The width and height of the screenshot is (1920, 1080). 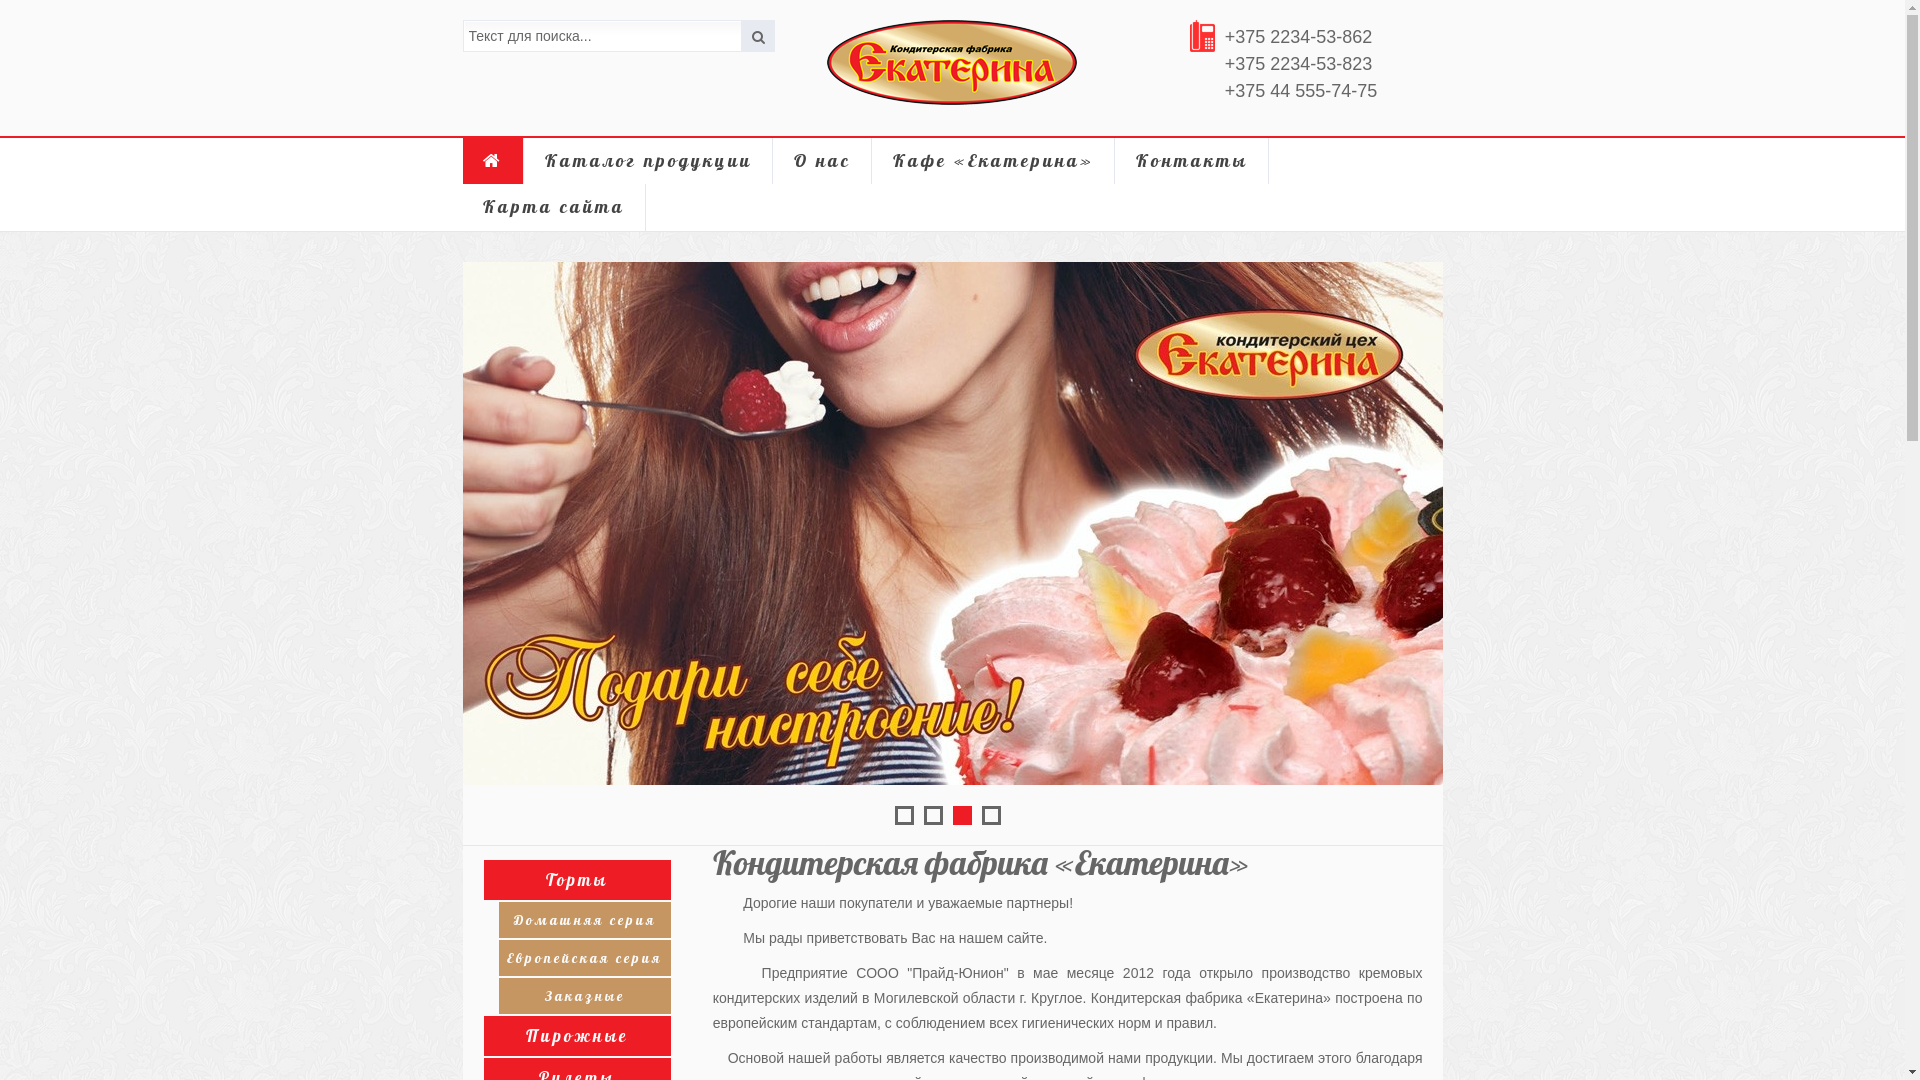 I want to click on '1', so click(x=902, y=815).